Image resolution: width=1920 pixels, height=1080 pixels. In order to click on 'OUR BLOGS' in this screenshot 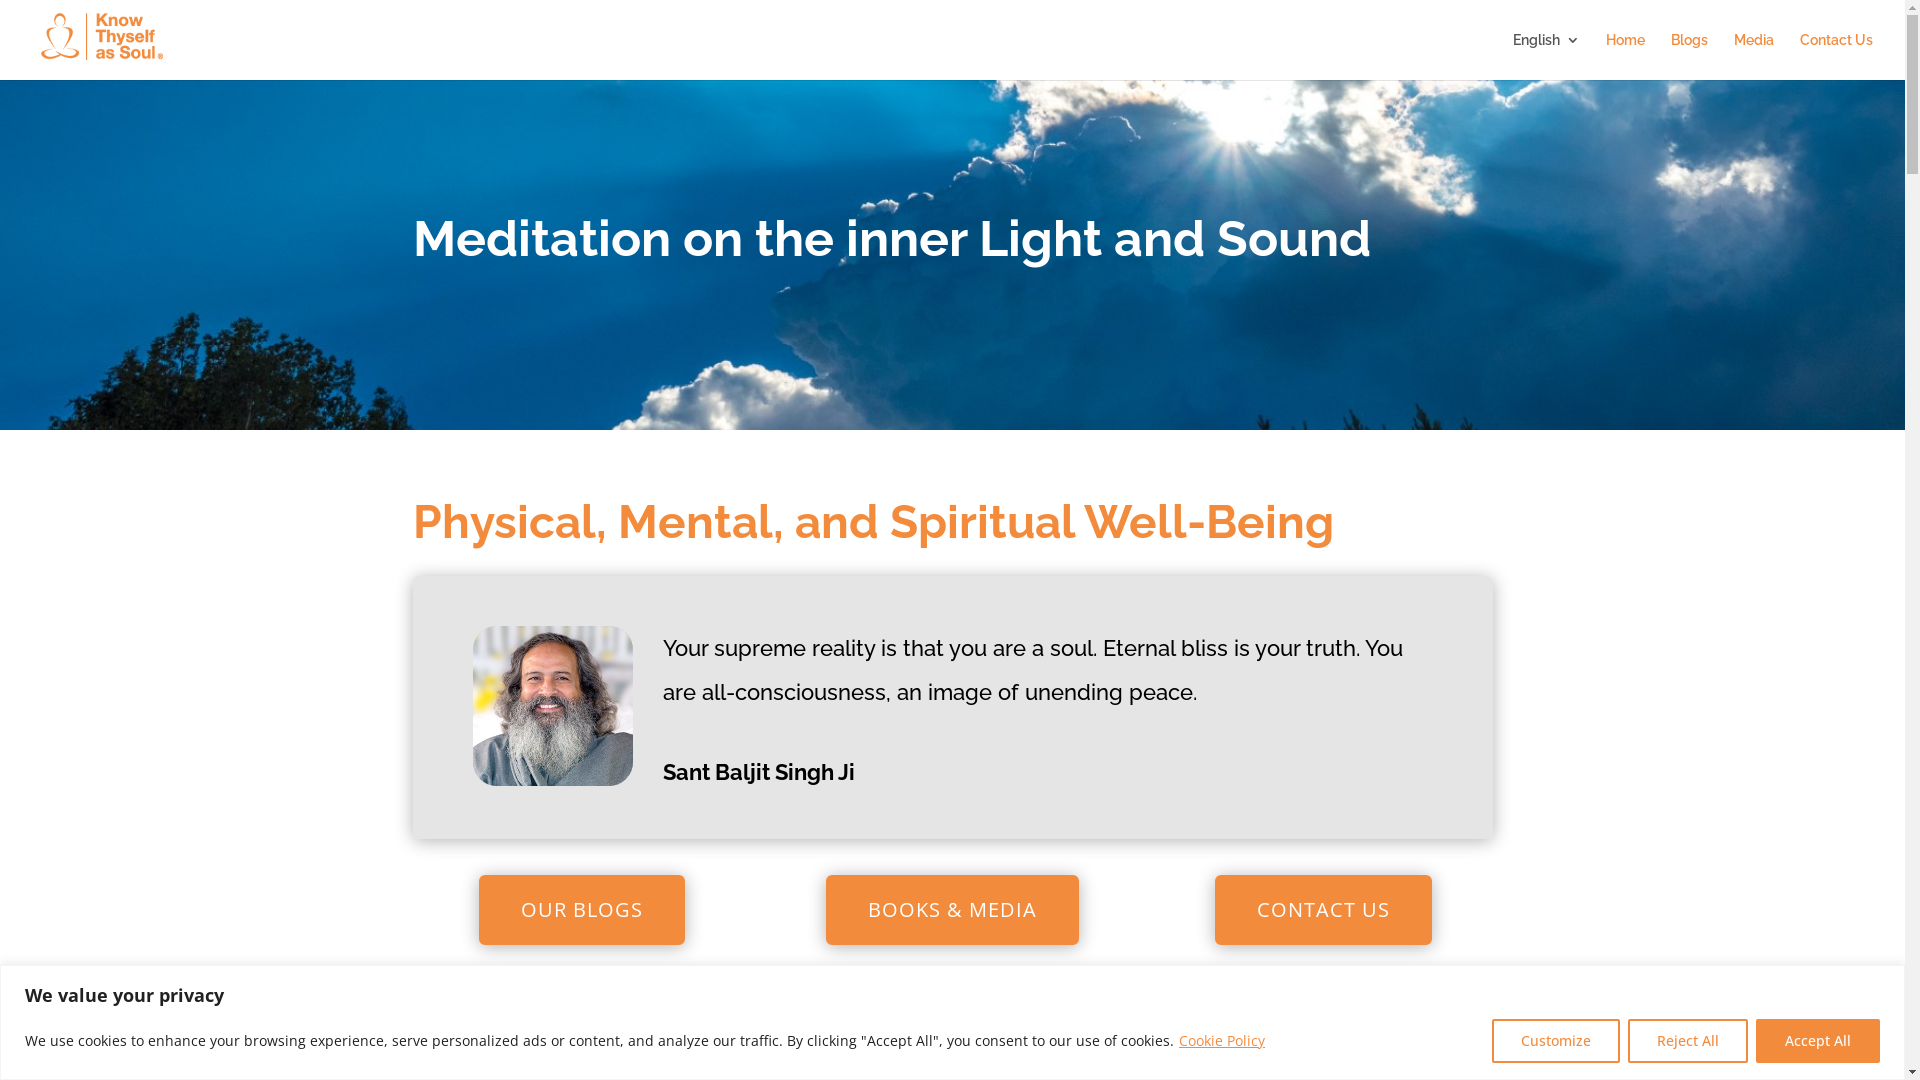, I will do `click(580, 910)`.